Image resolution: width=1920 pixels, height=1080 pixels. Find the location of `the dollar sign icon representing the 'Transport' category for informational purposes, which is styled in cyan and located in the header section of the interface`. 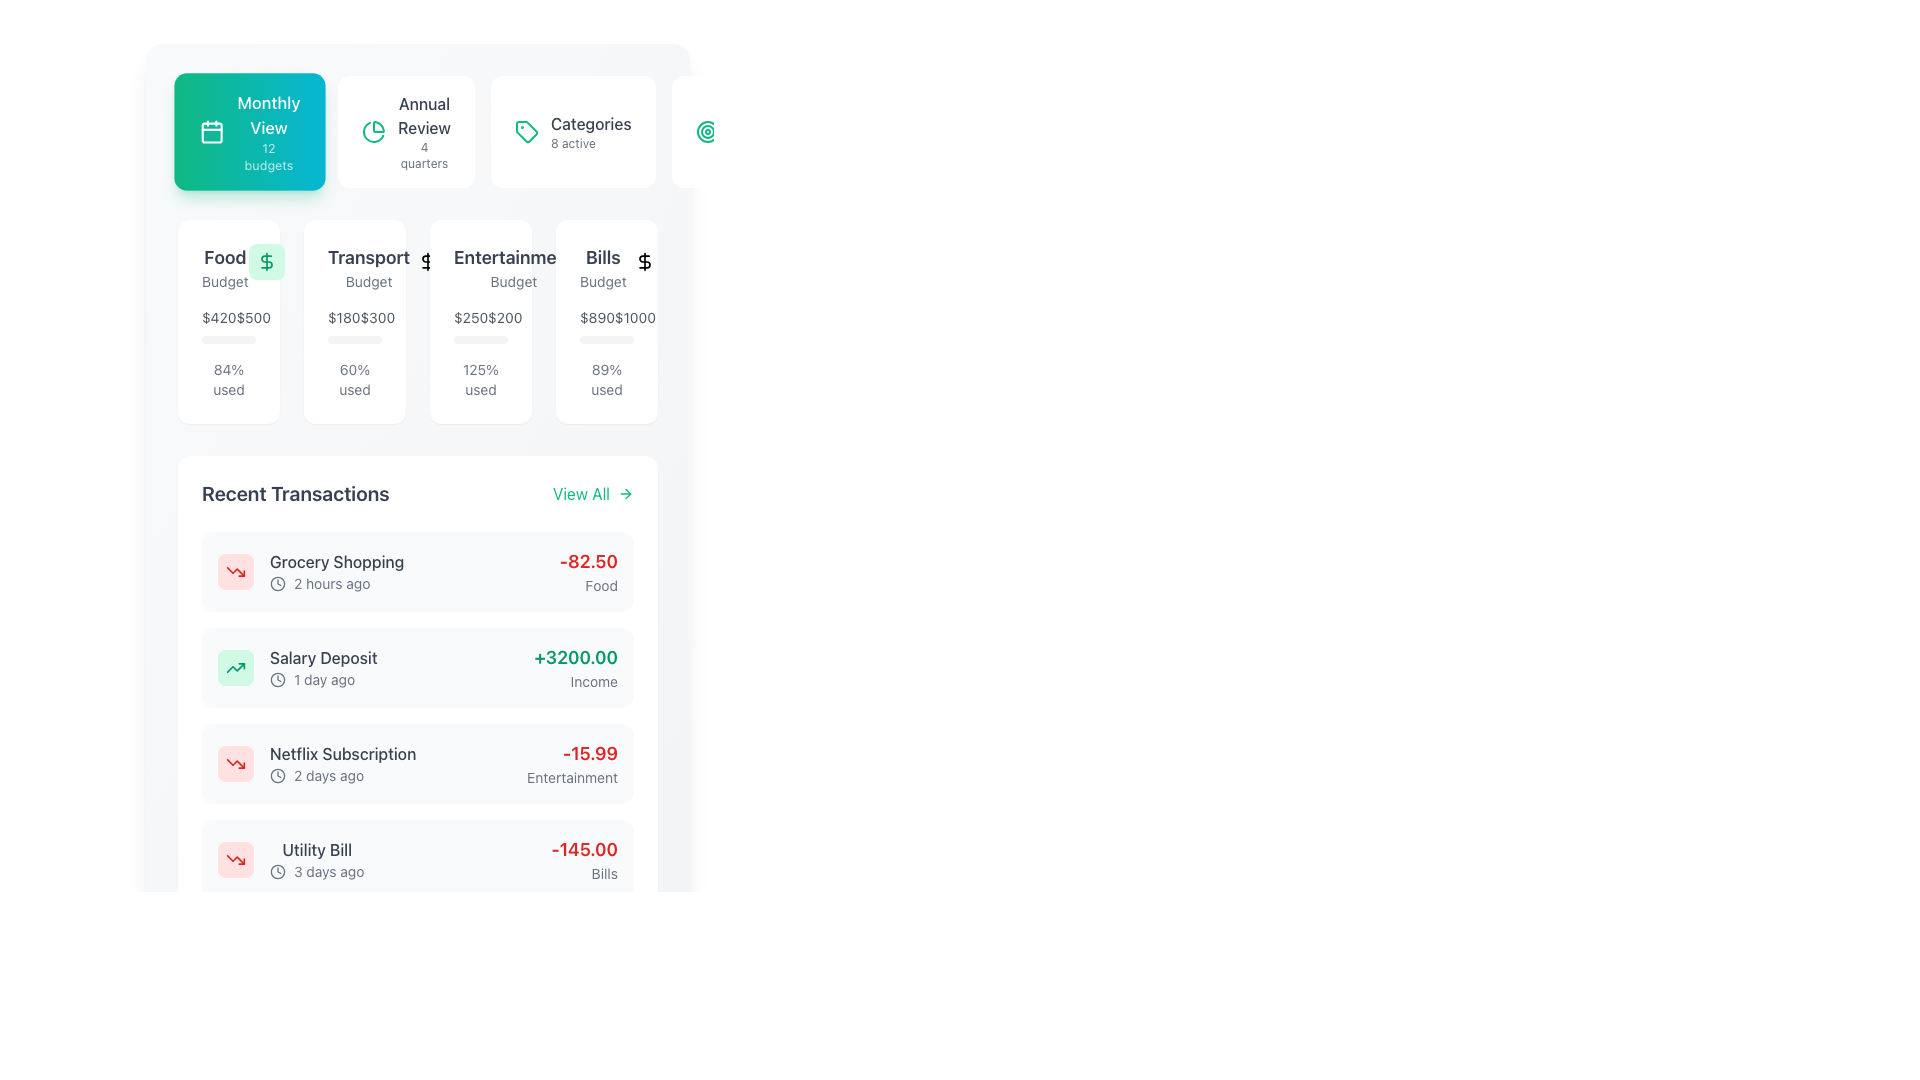

the dollar sign icon representing the 'Transport' category for informational purposes, which is styled in cyan and located in the header section of the interface is located at coordinates (427, 261).